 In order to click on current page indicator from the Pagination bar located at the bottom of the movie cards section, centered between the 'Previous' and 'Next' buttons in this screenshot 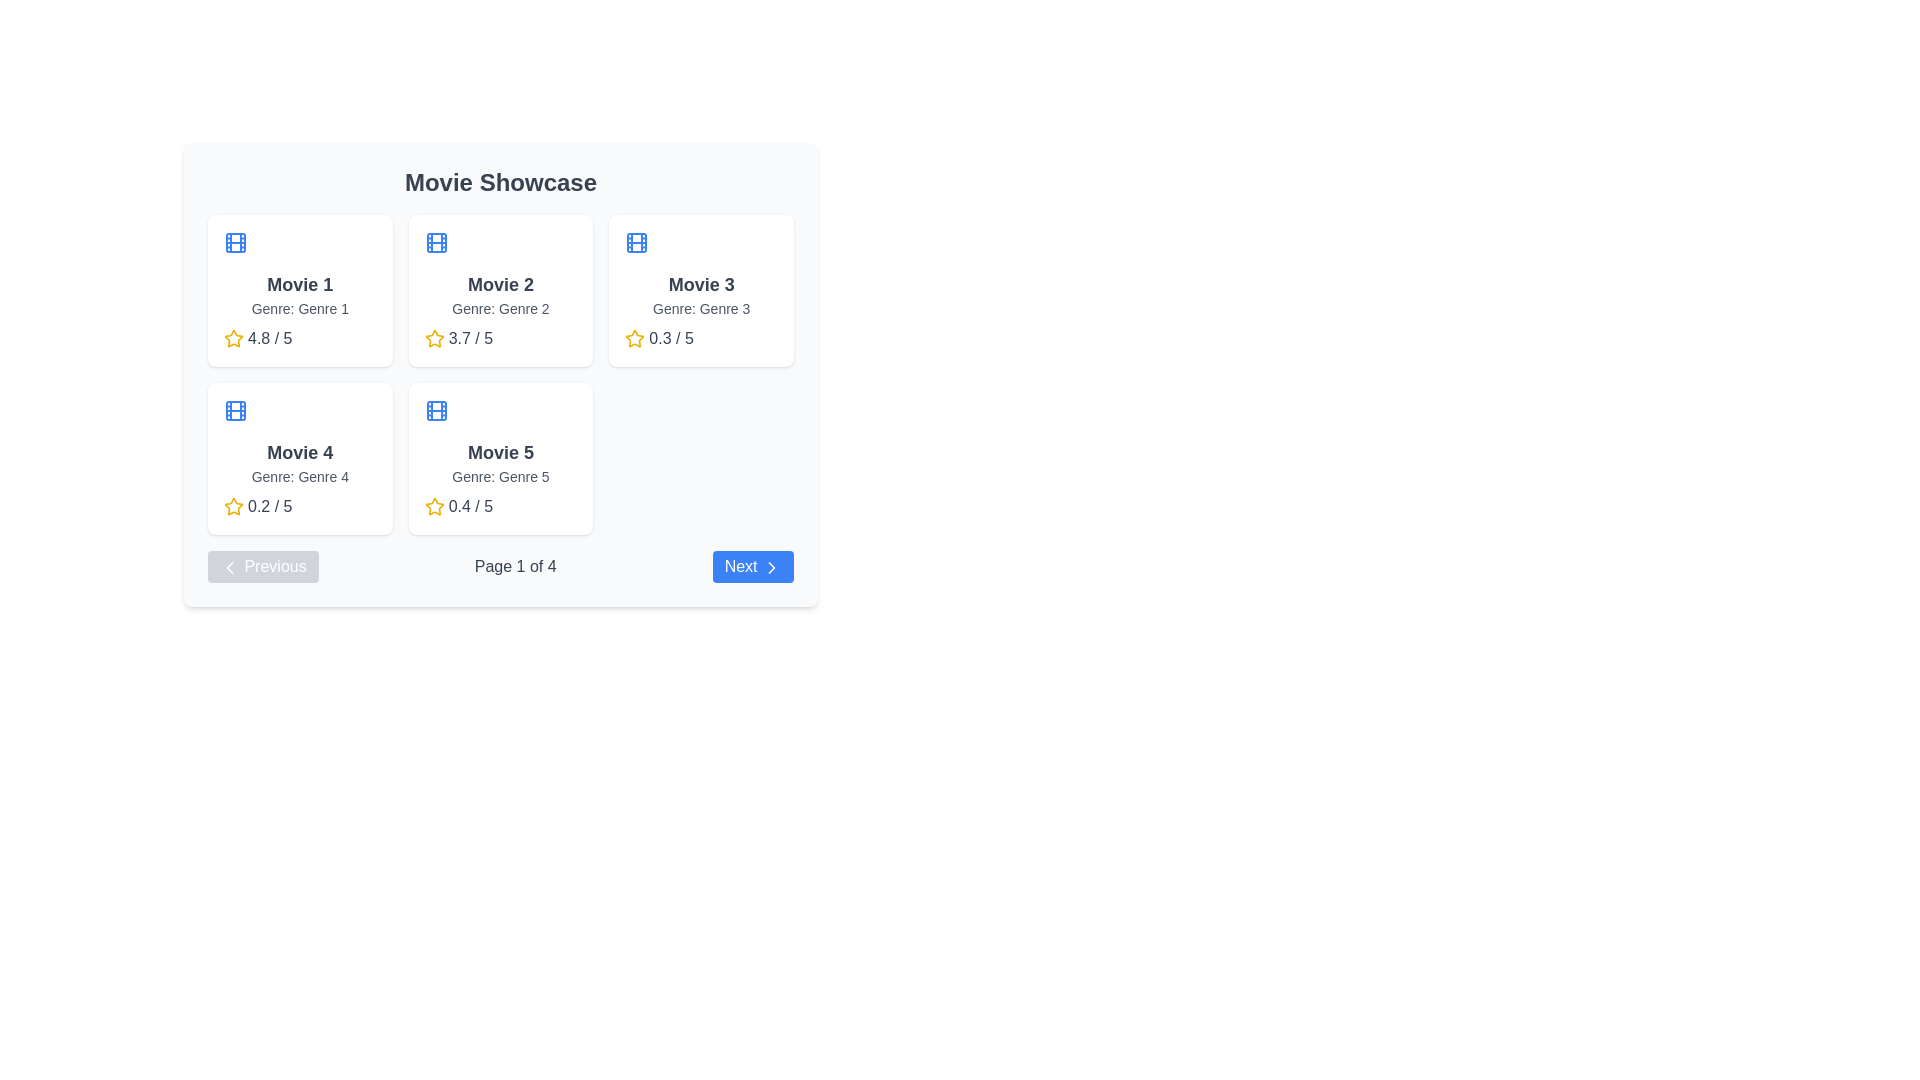, I will do `click(500, 567)`.